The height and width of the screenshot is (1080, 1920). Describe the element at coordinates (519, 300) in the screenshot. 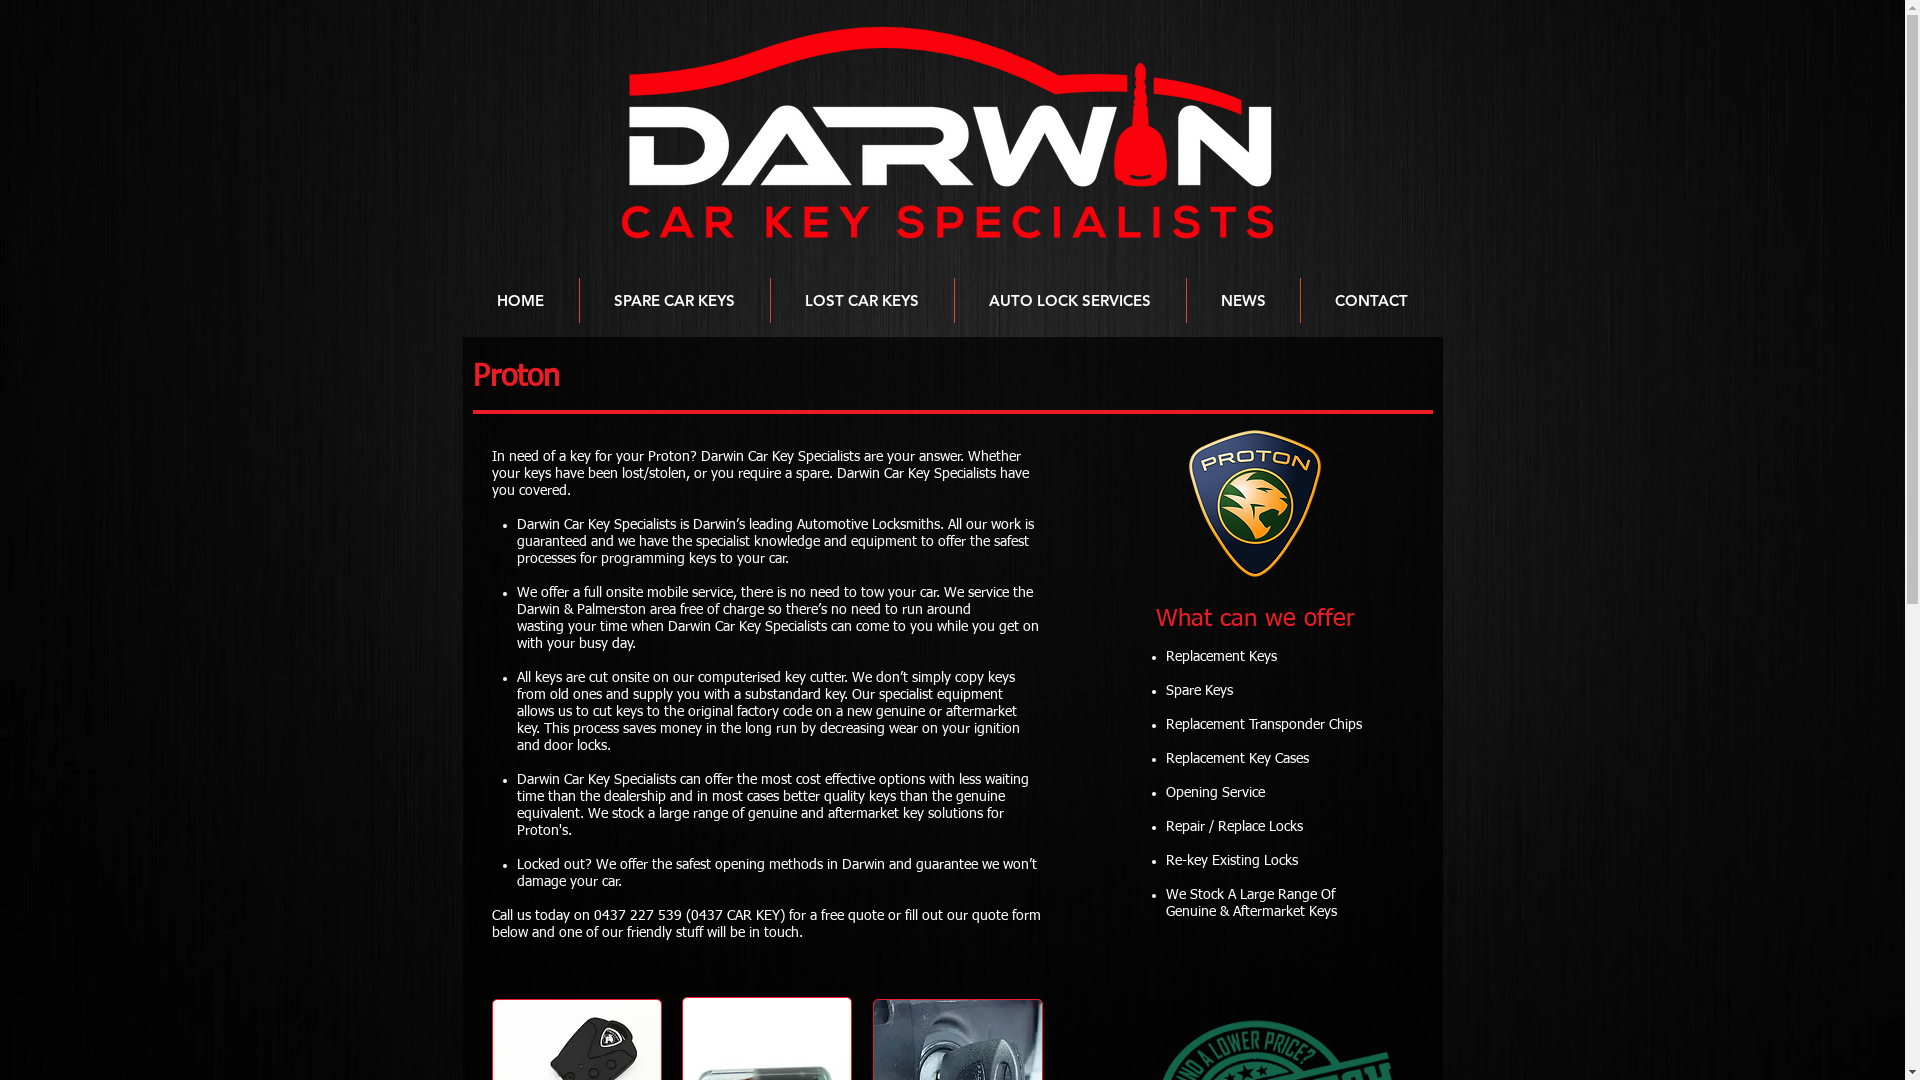

I see `'HOME'` at that location.